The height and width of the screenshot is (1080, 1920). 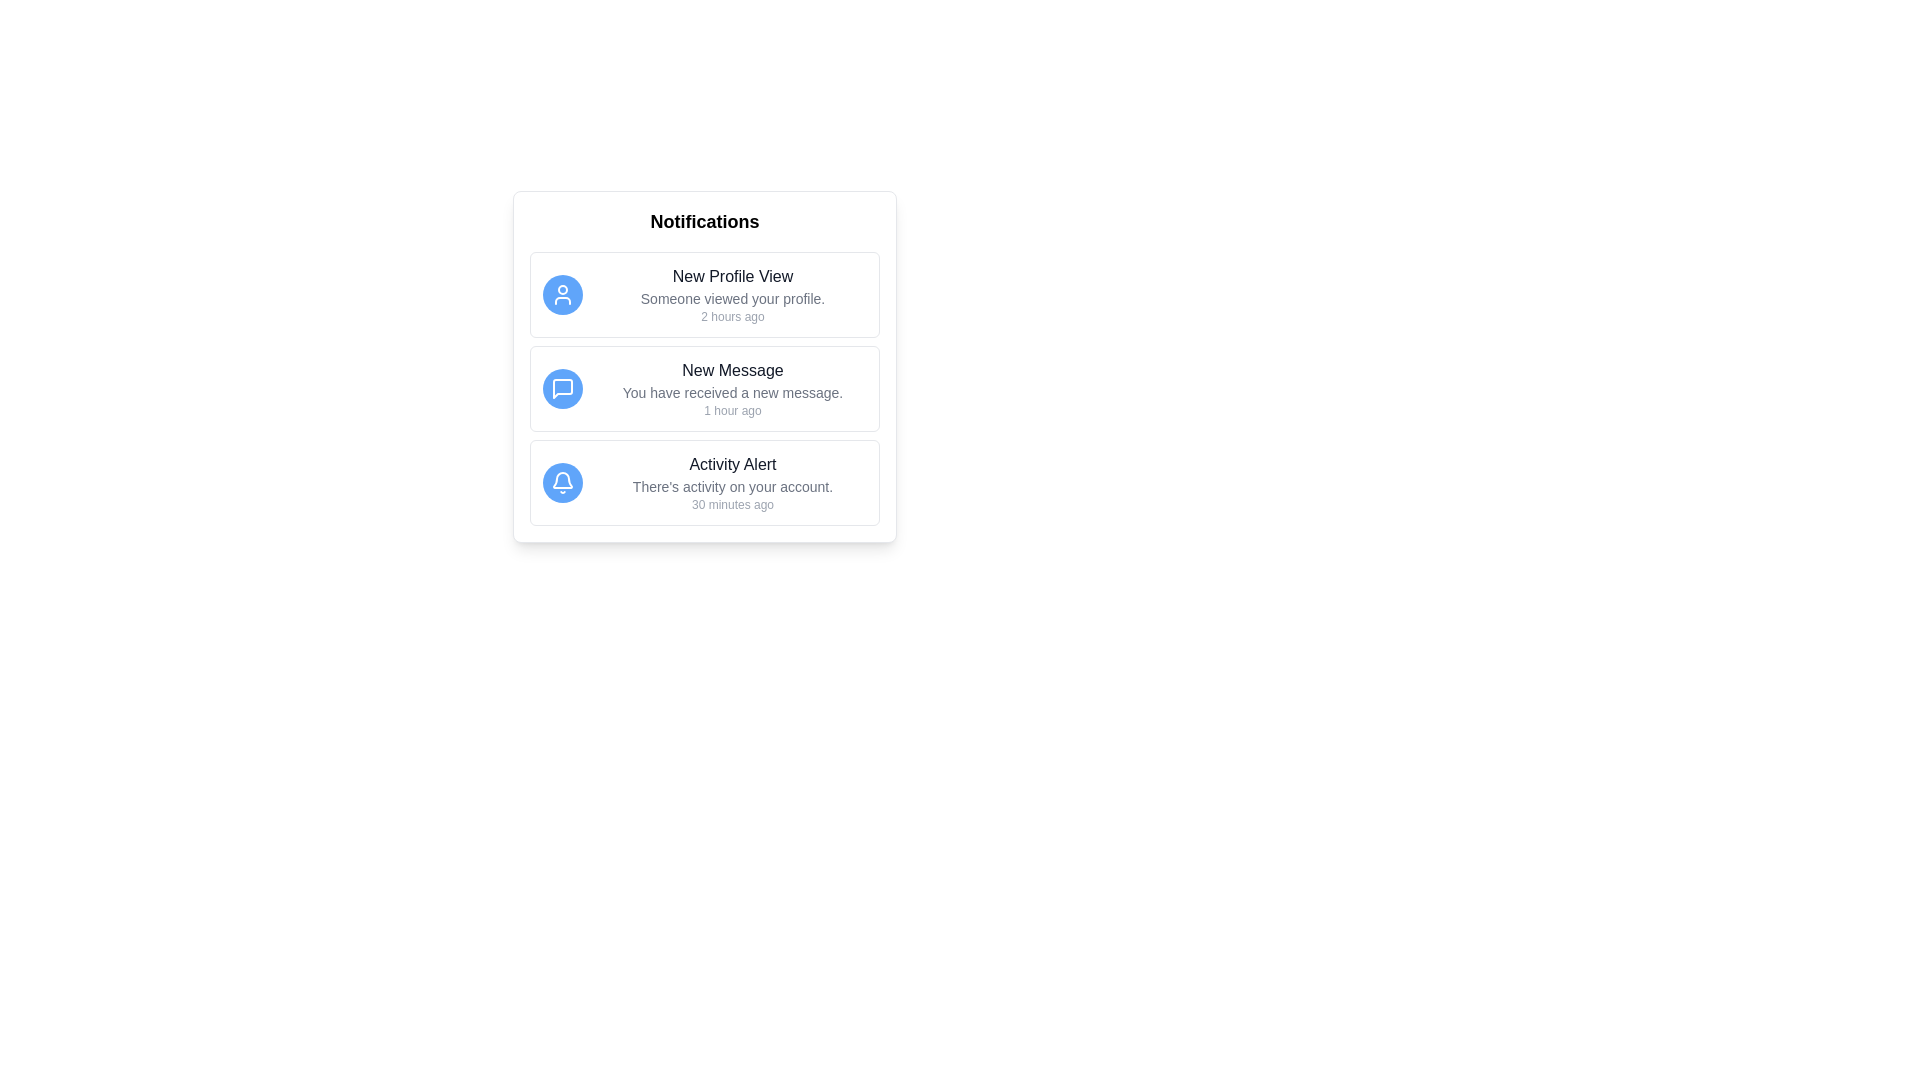 What do you see at coordinates (561, 389) in the screenshot?
I see `the decorative messaging icon located within the 'New Message' notification's second item, positioned to the left of the notification title` at bounding box center [561, 389].